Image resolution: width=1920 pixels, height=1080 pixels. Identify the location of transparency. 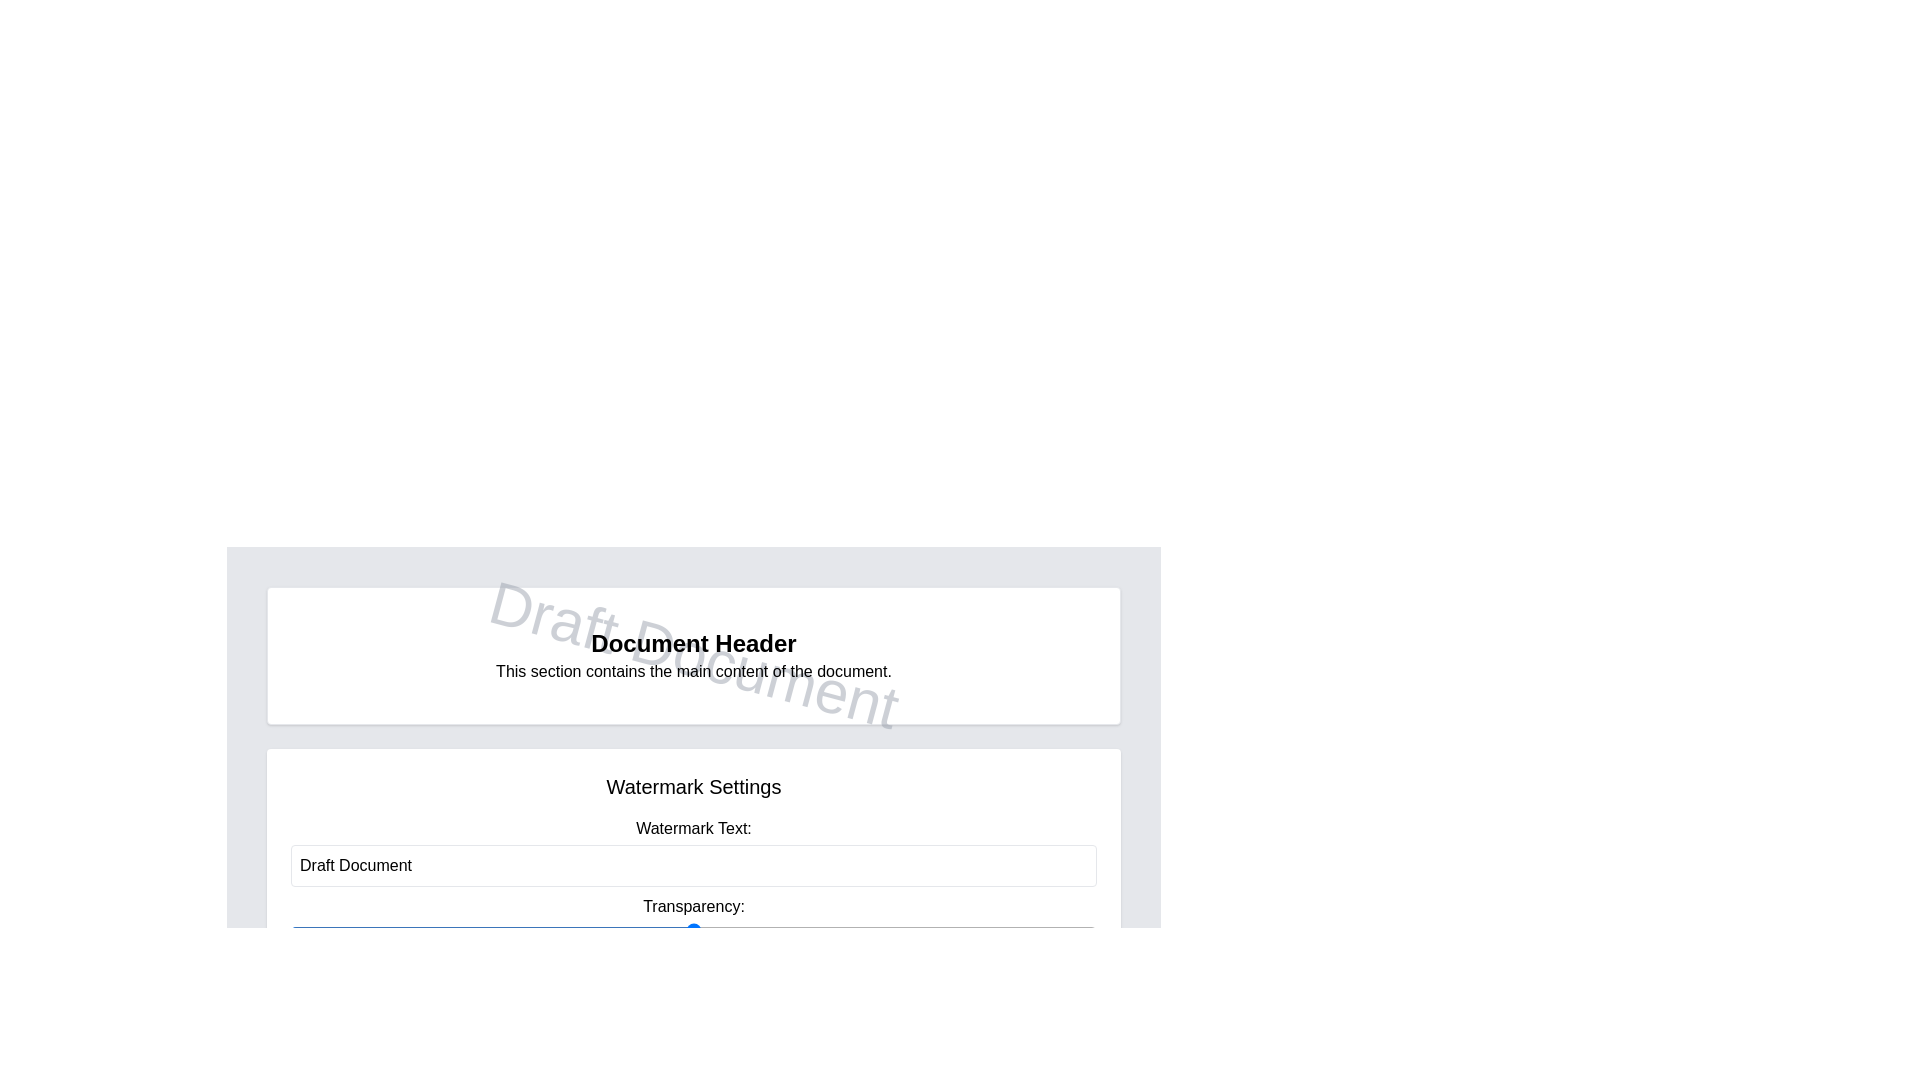
(290, 930).